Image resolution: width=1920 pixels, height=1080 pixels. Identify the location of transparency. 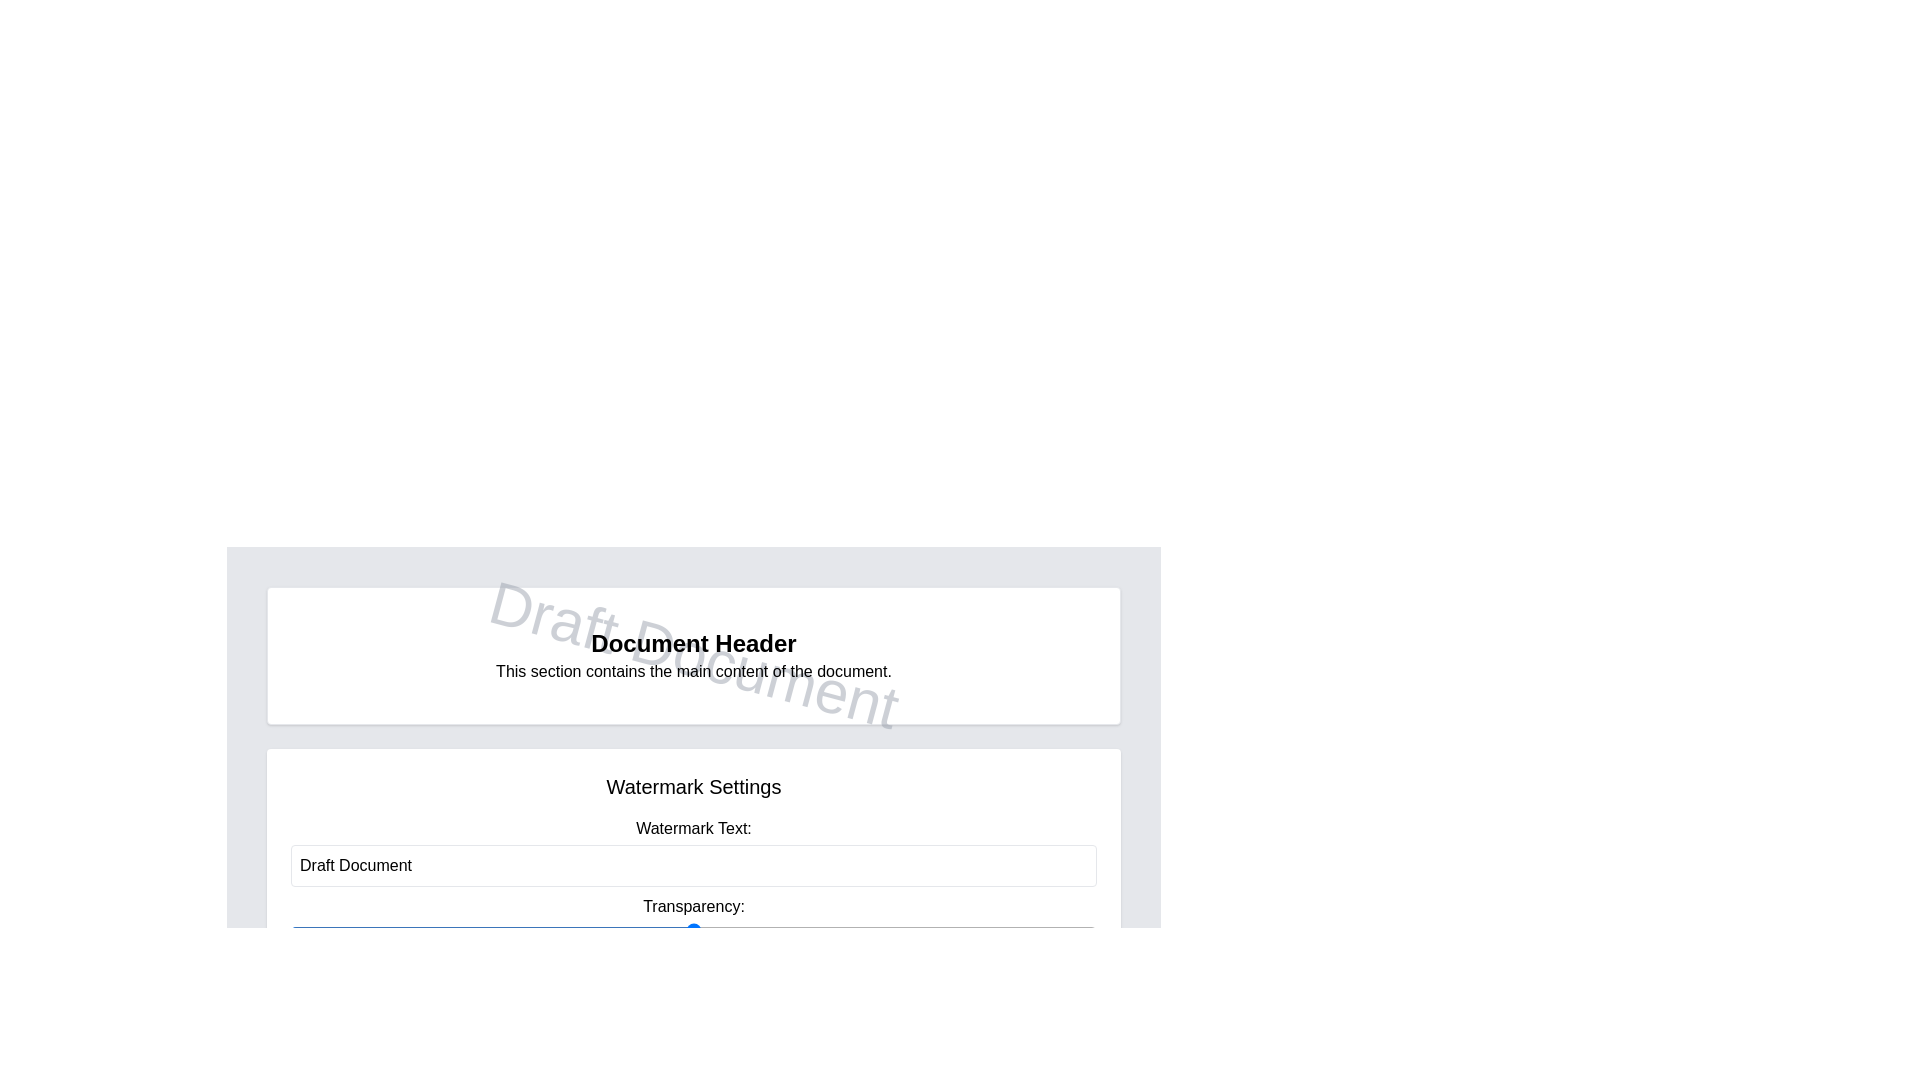
(290, 930).